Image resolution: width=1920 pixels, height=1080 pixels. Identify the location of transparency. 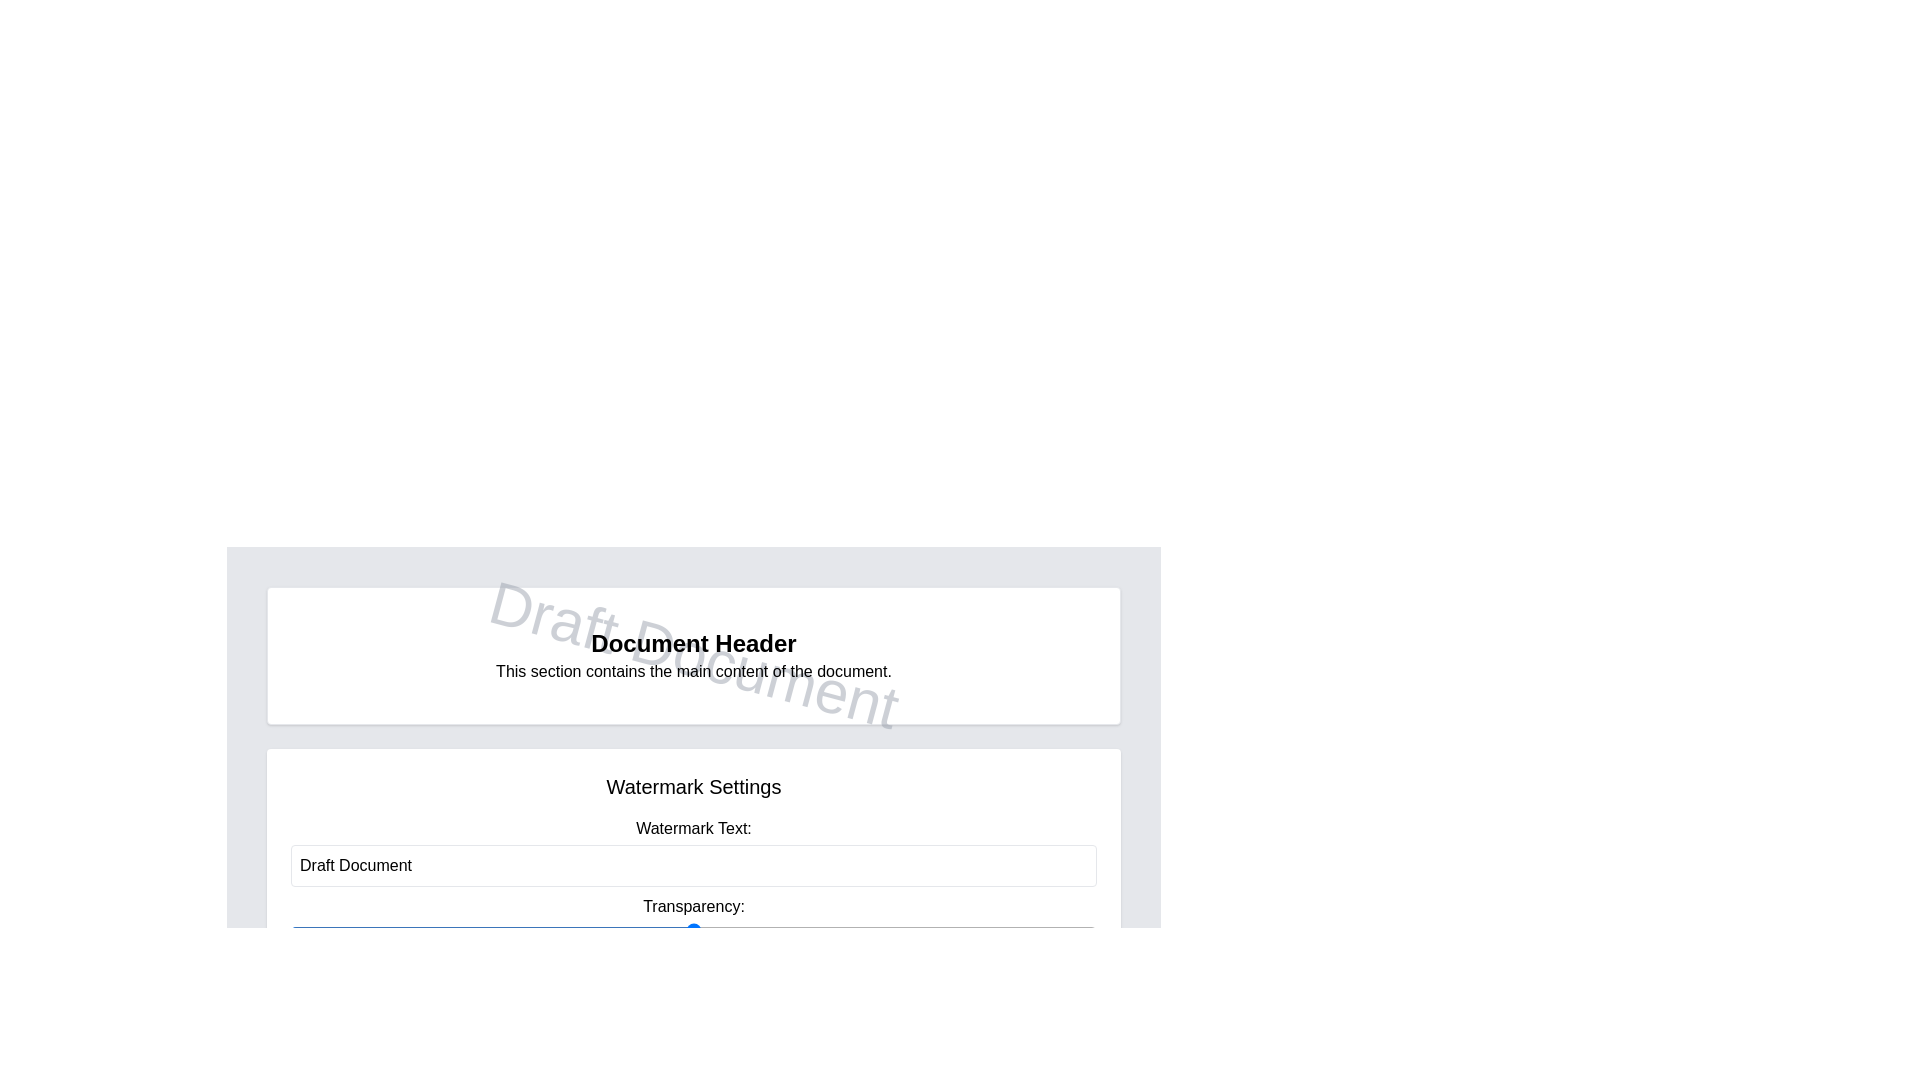
(290, 930).